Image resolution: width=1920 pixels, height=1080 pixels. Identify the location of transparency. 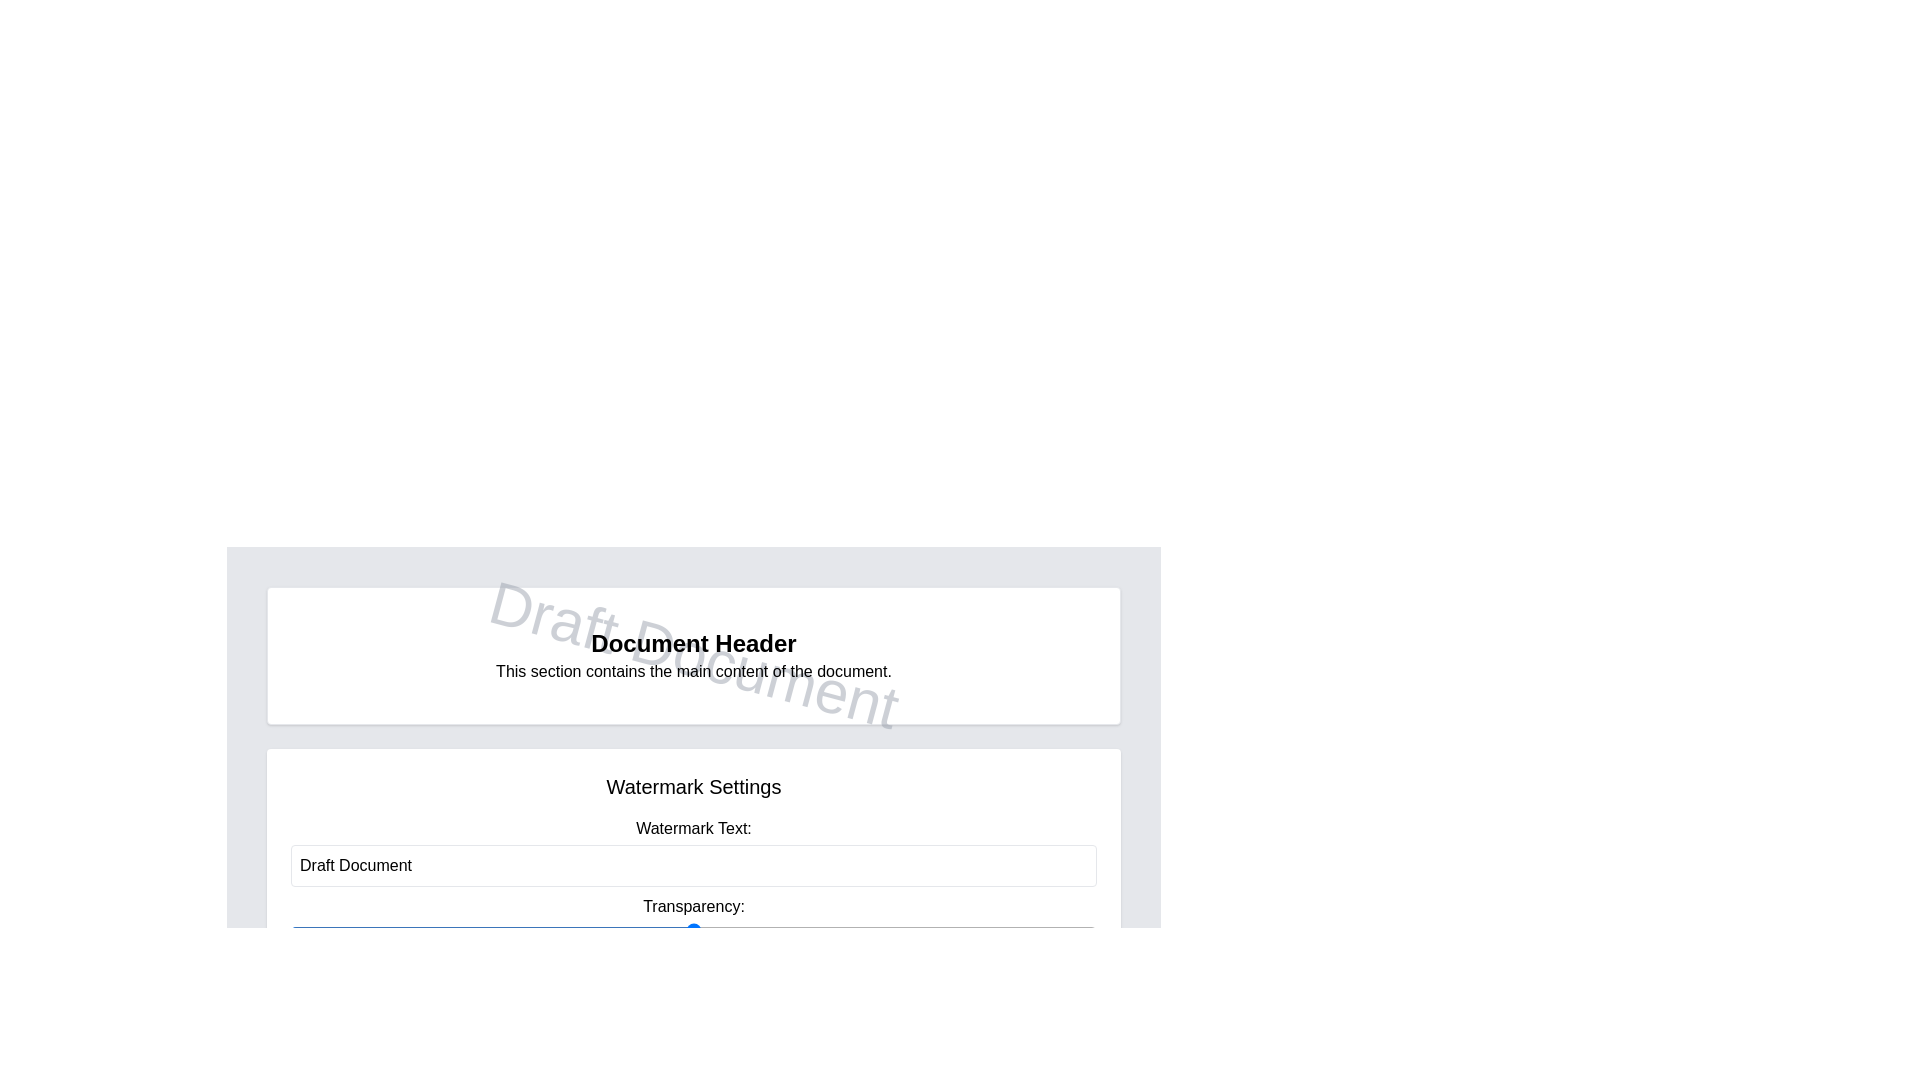
(290, 930).